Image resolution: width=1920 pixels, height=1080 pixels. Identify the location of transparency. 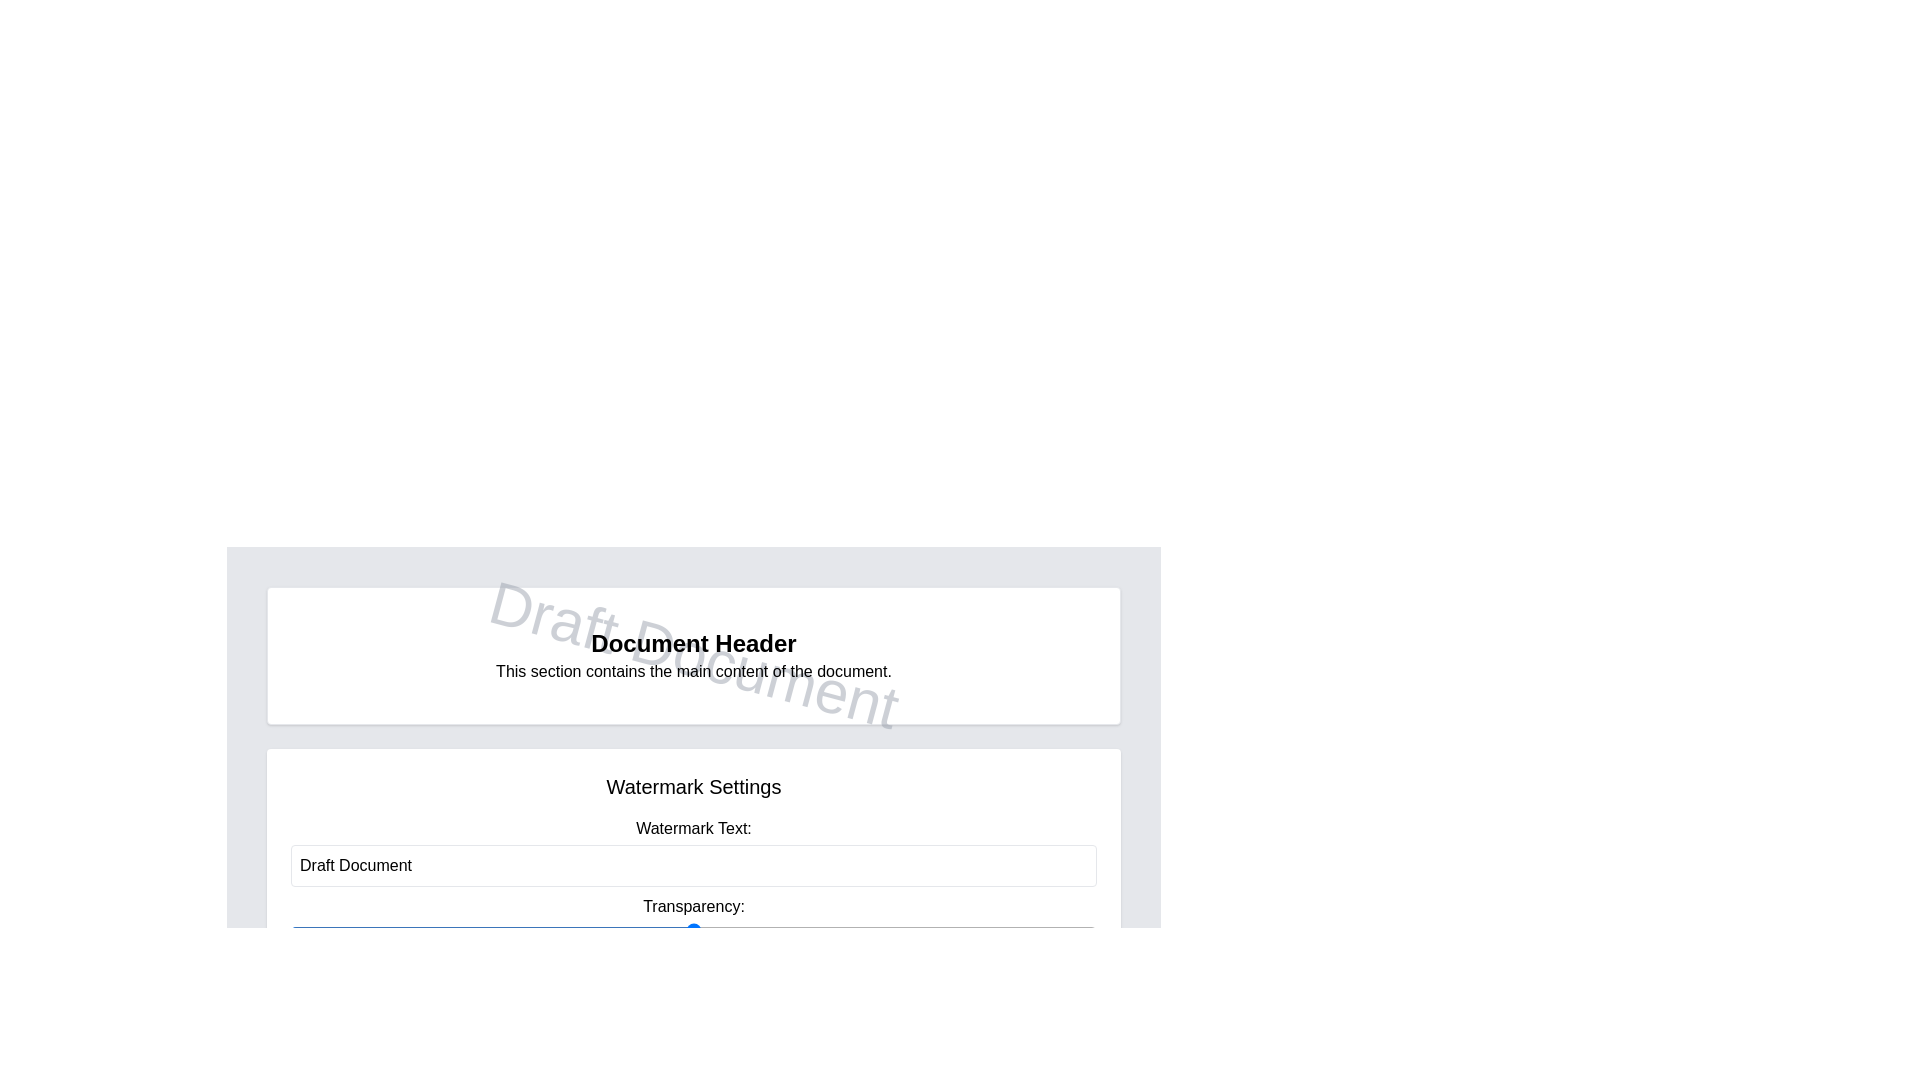
(290, 930).